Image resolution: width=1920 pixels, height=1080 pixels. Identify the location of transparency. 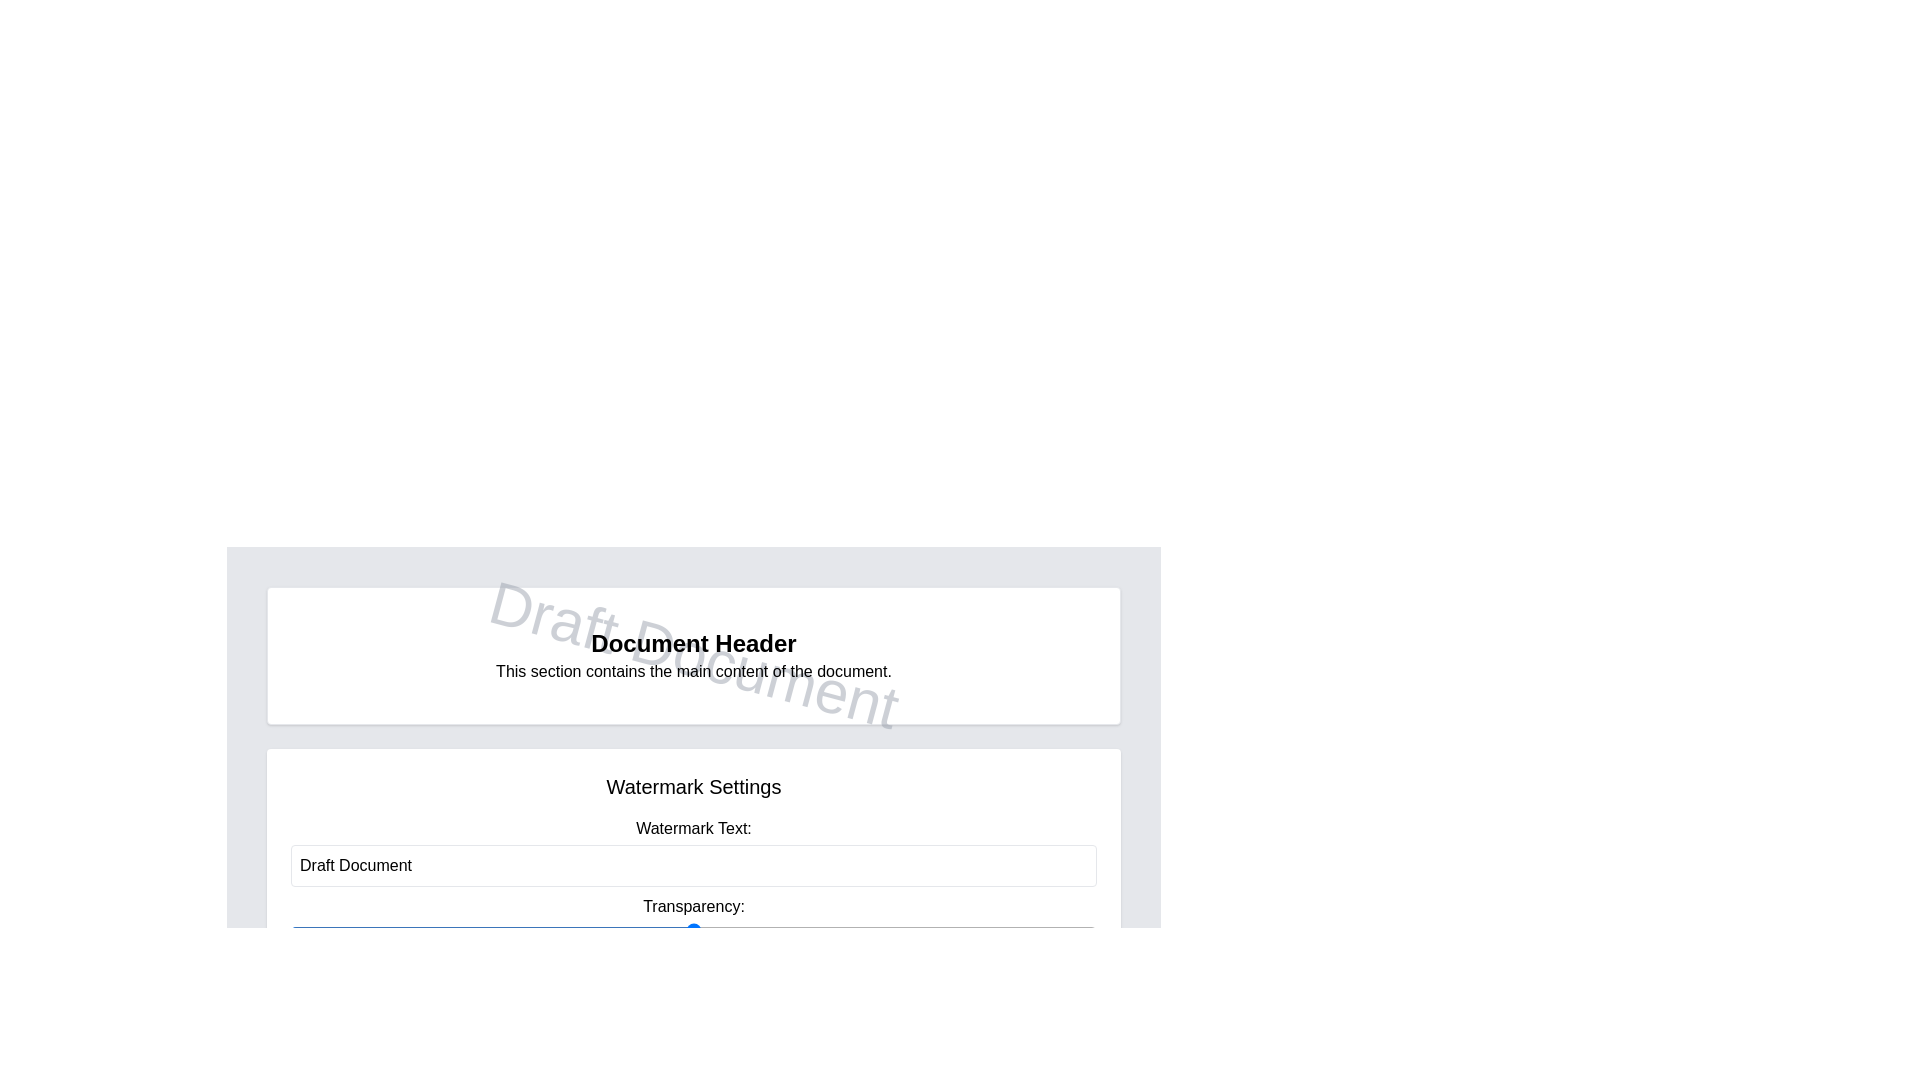
(290, 930).